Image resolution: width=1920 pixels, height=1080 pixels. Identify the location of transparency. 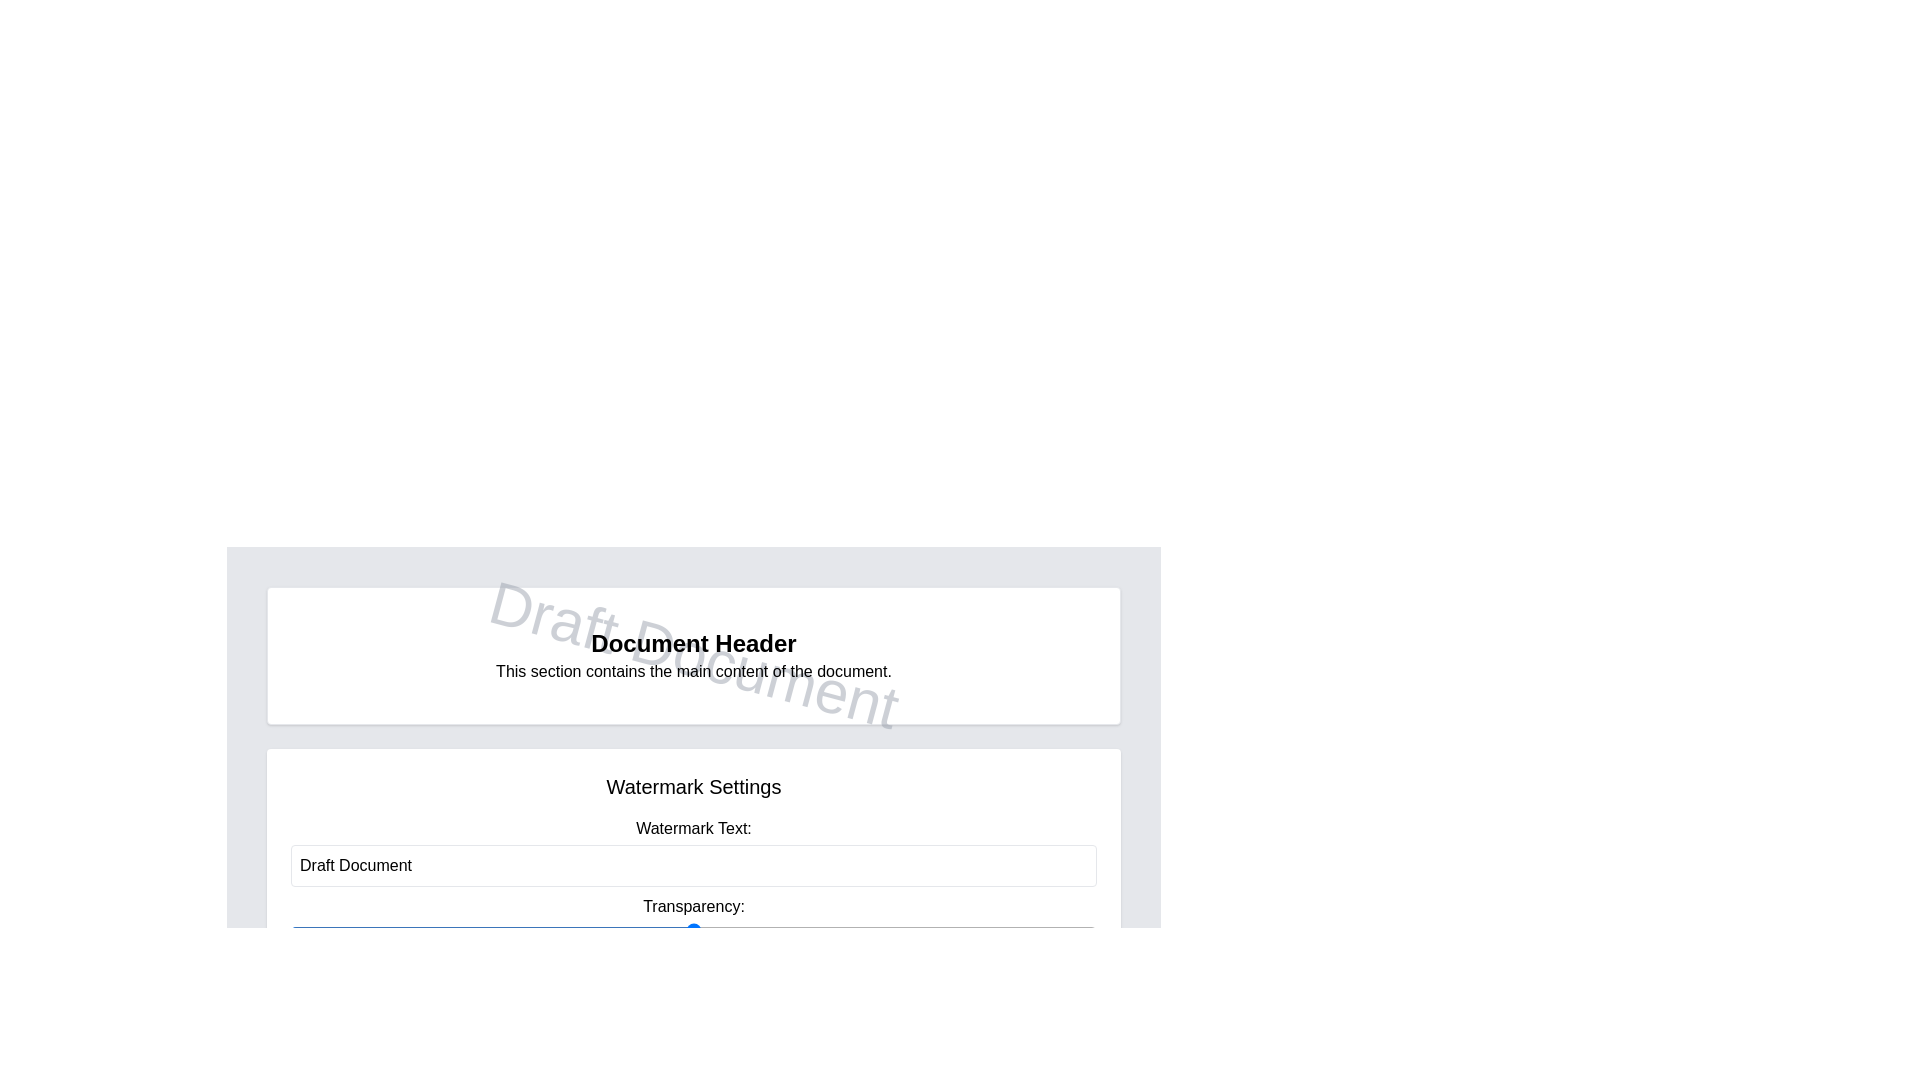
(290, 930).